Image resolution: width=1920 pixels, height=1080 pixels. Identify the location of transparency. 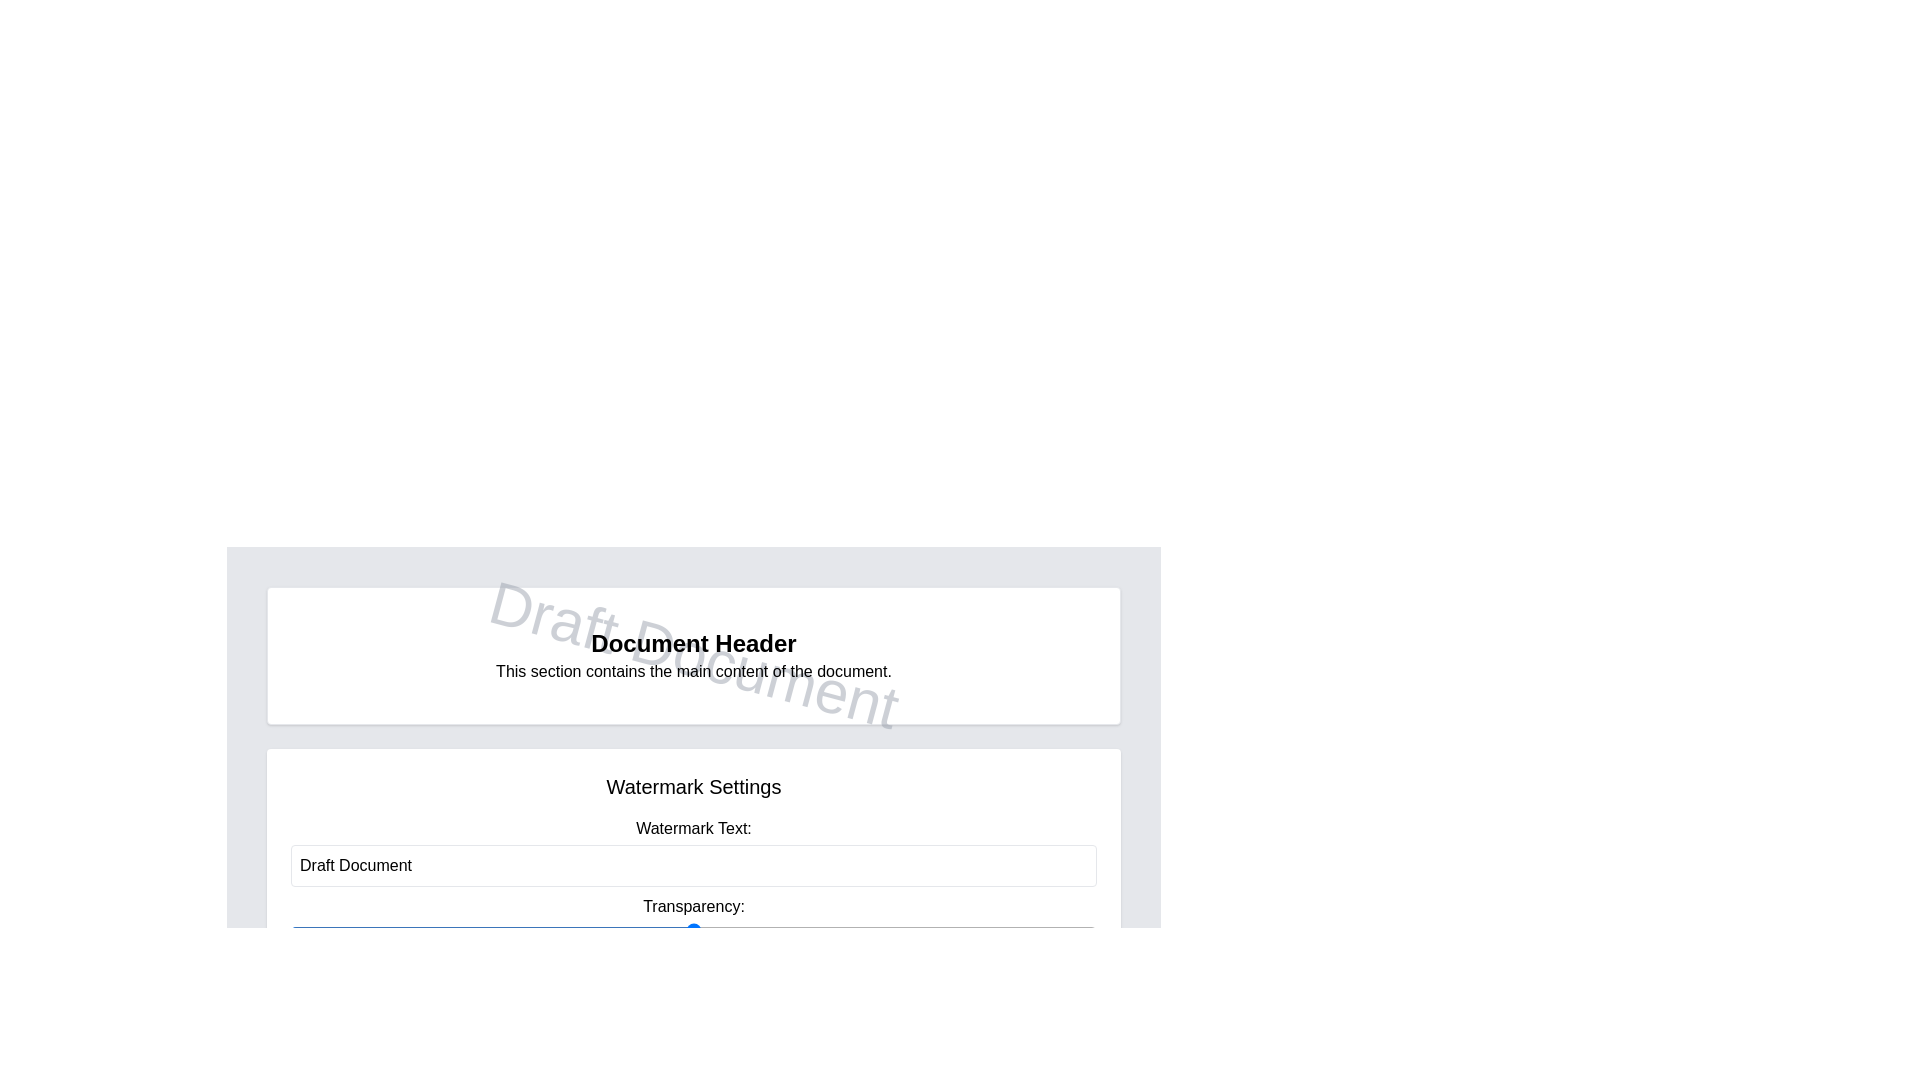
(290, 930).